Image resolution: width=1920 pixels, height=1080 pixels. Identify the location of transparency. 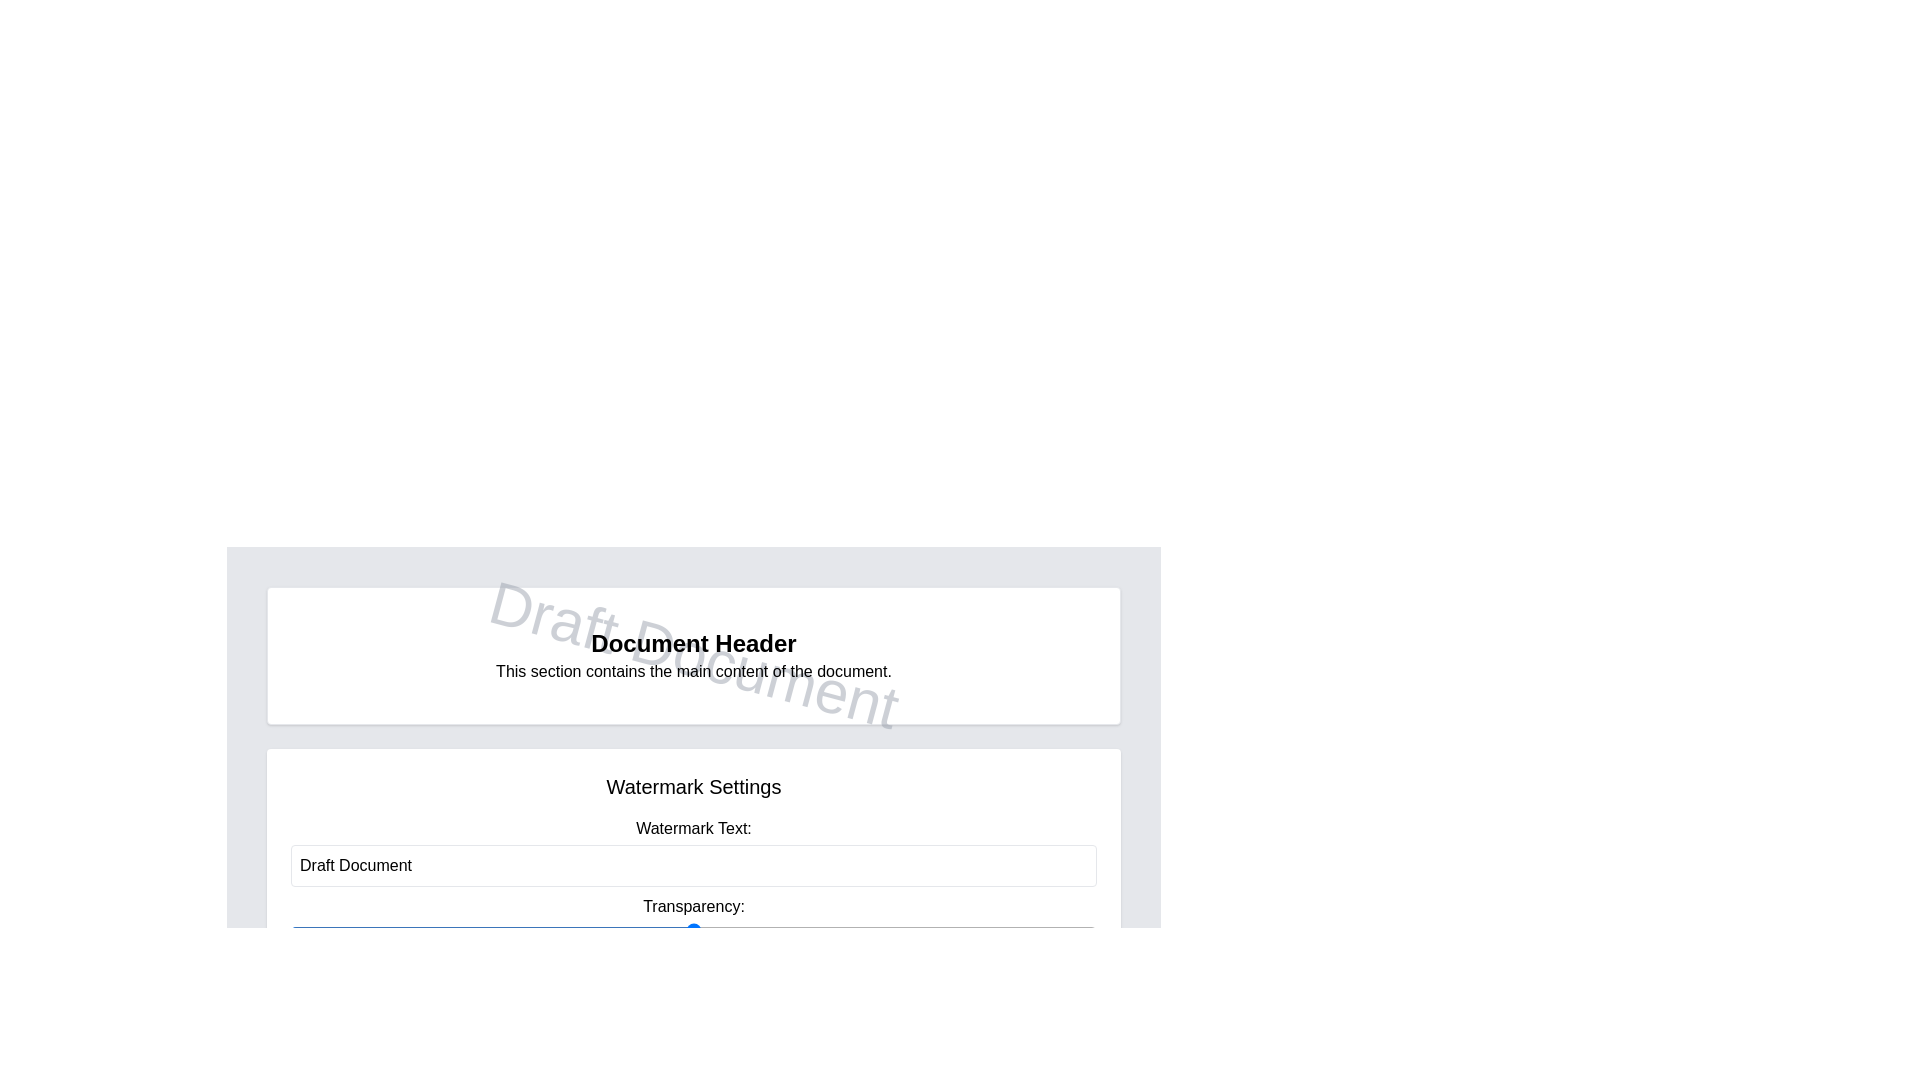
(290, 930).